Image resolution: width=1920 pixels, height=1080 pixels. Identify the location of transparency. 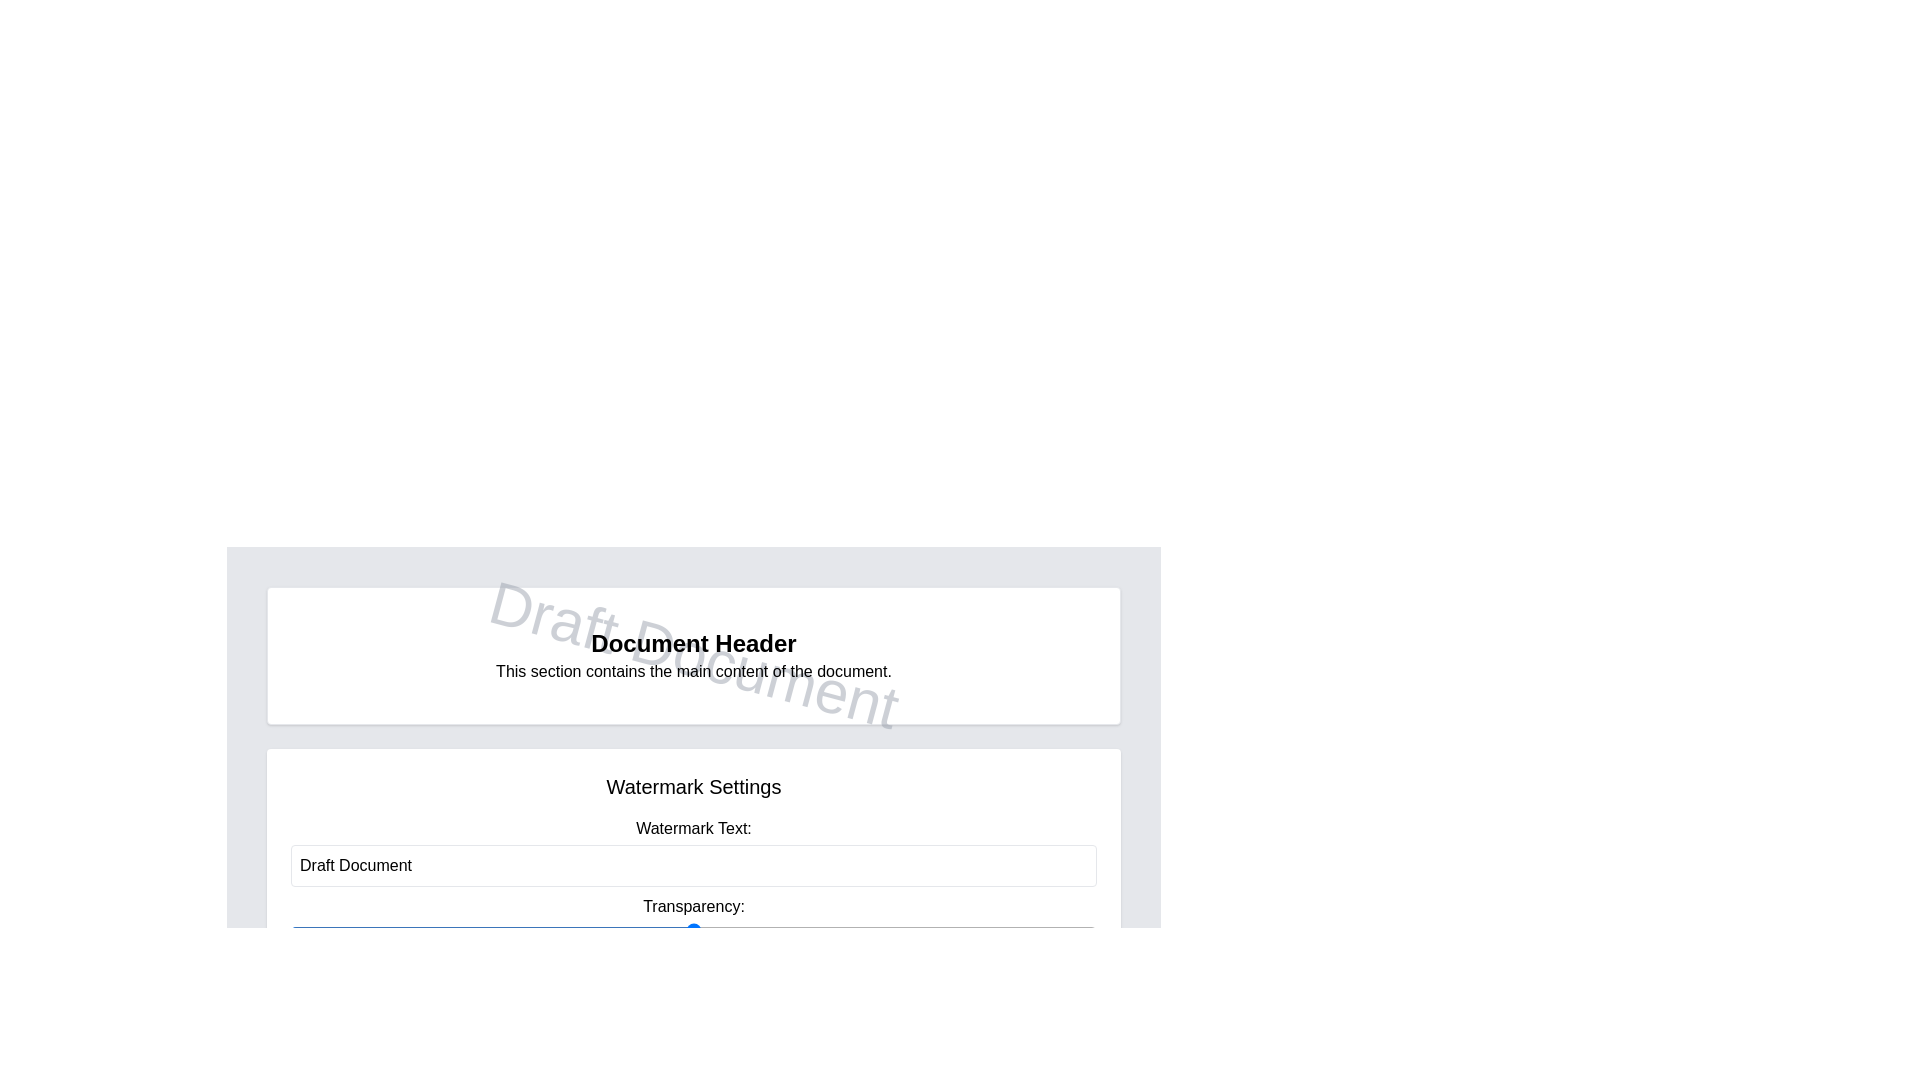
(290, 930).